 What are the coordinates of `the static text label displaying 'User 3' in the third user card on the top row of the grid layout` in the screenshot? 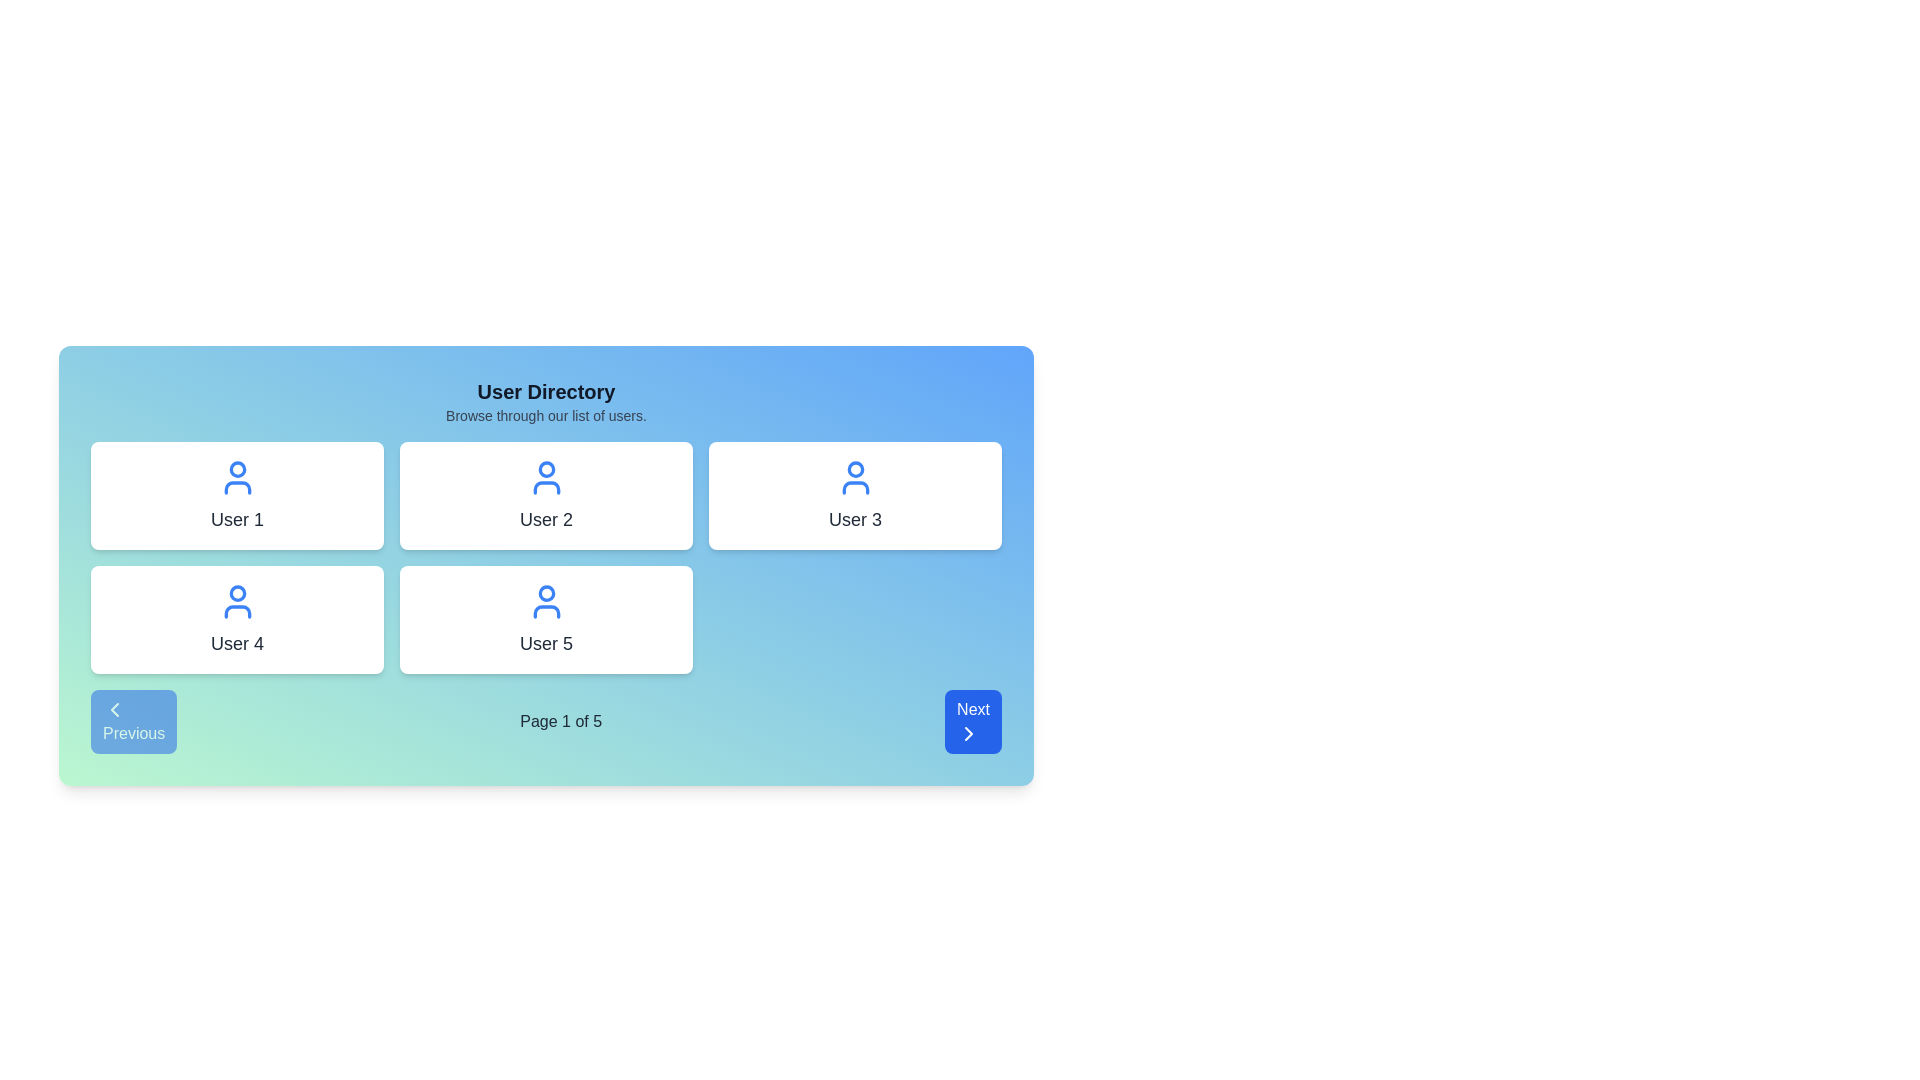 It's located at (855, 519).